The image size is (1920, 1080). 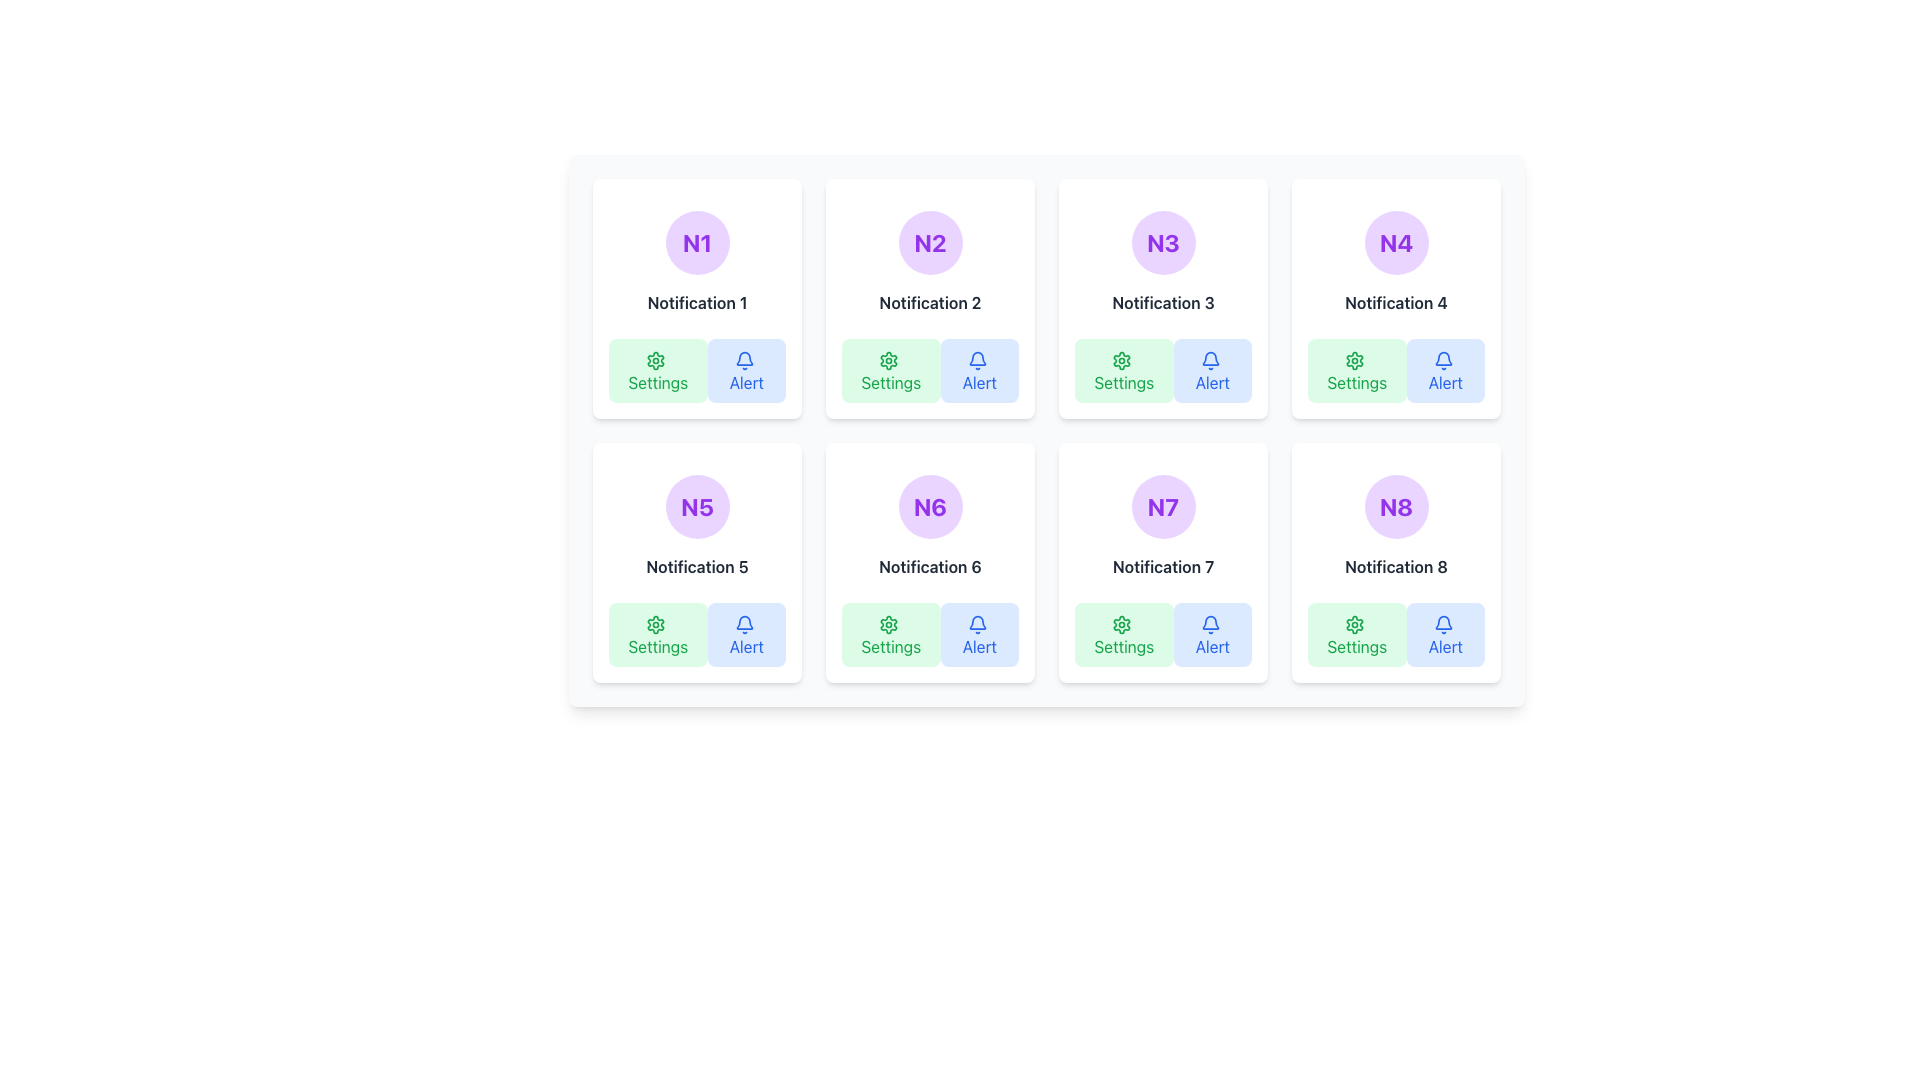 I want to click on the gear icon located in the green button labeled 'Settings', which is the fourth card in the first row, so click(x=1355, y=360).